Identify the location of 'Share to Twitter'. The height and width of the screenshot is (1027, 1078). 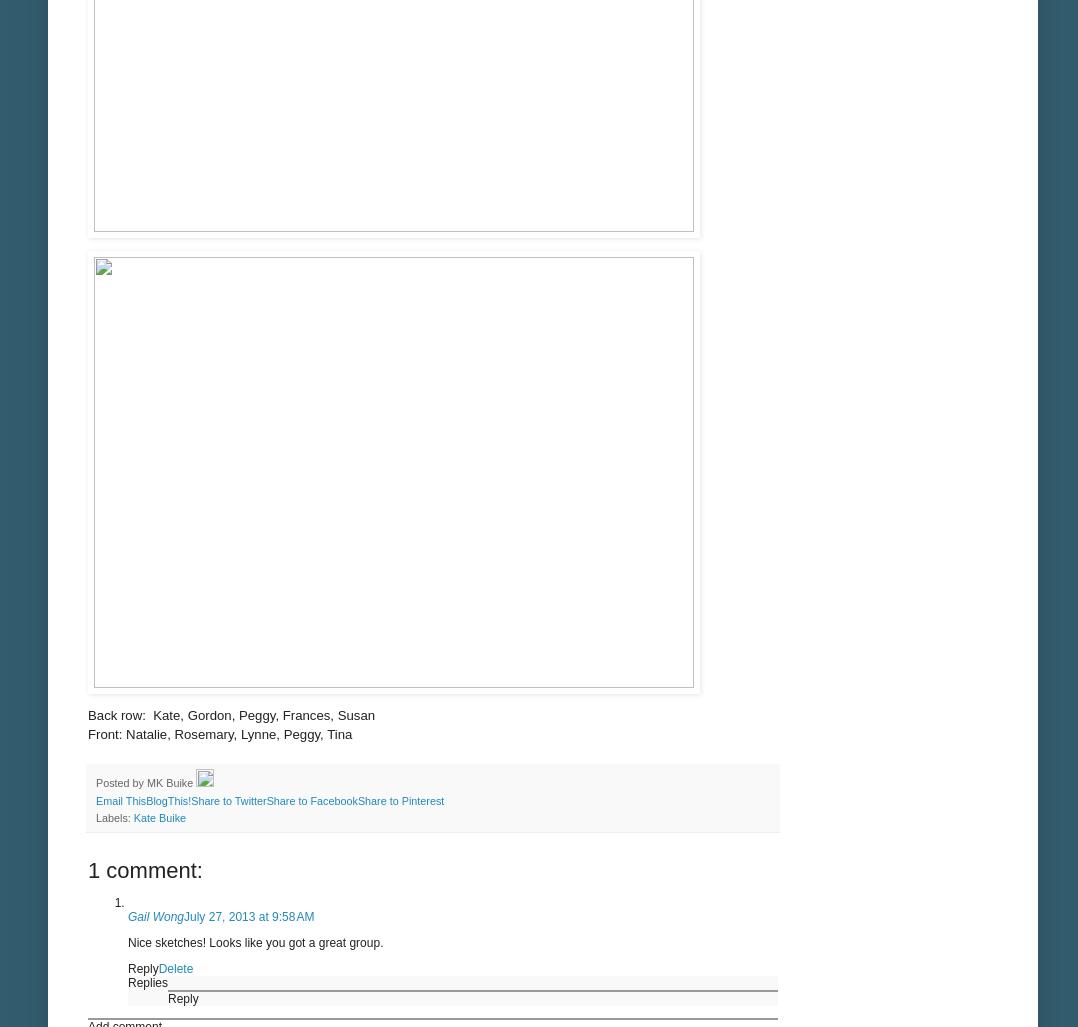
(190, 800).